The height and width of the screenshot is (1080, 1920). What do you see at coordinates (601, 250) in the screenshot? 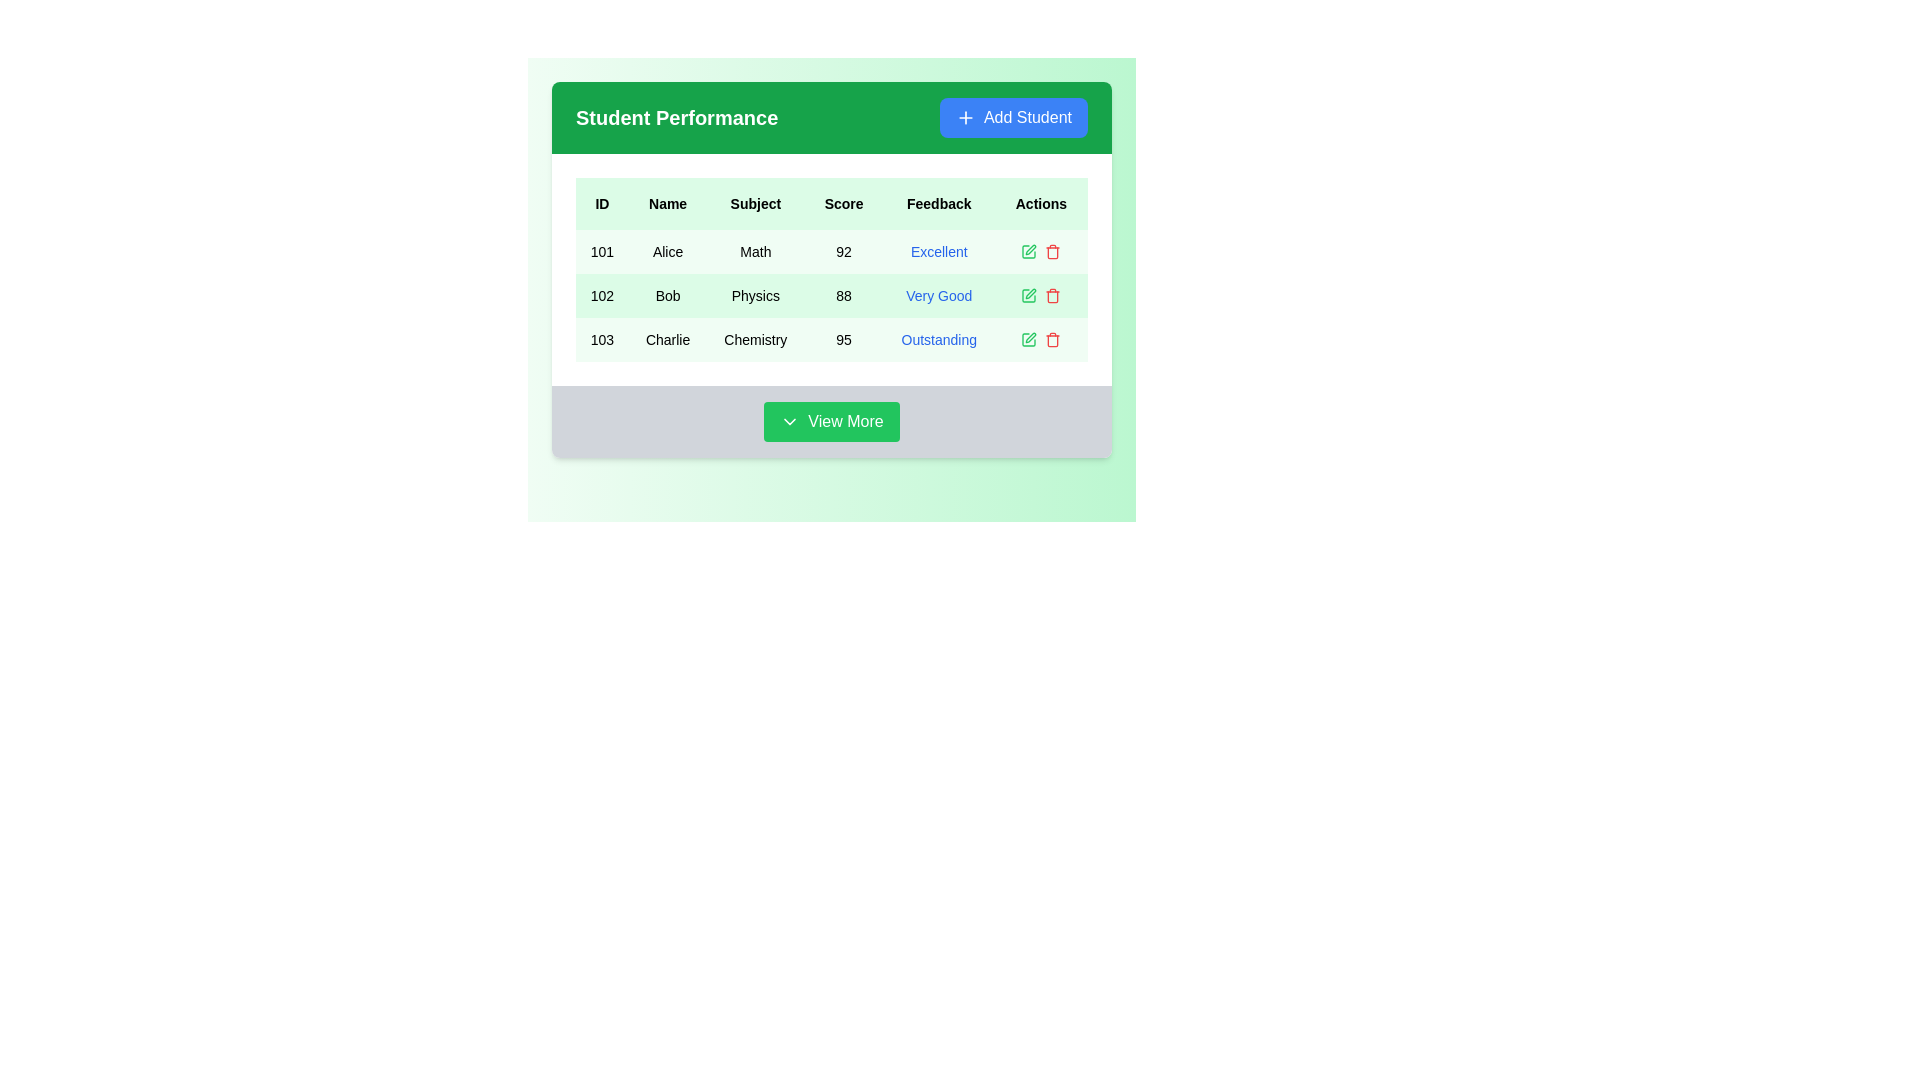
I see `text content of the Text label that serves as the identification number for a student's record, positioned in the first column under the 'ID' heading in the table` at bounding box center [601, 250].